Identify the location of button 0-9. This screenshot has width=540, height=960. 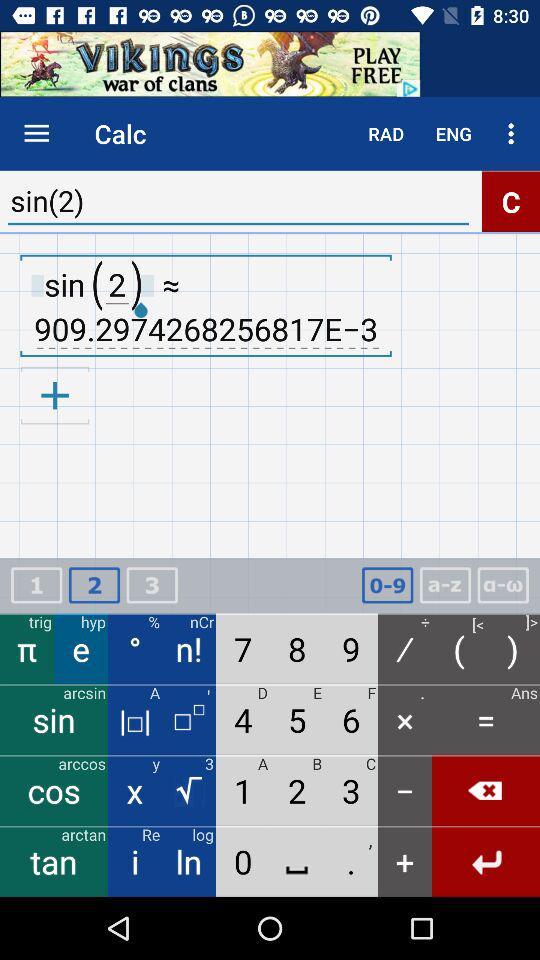
(387, 585).